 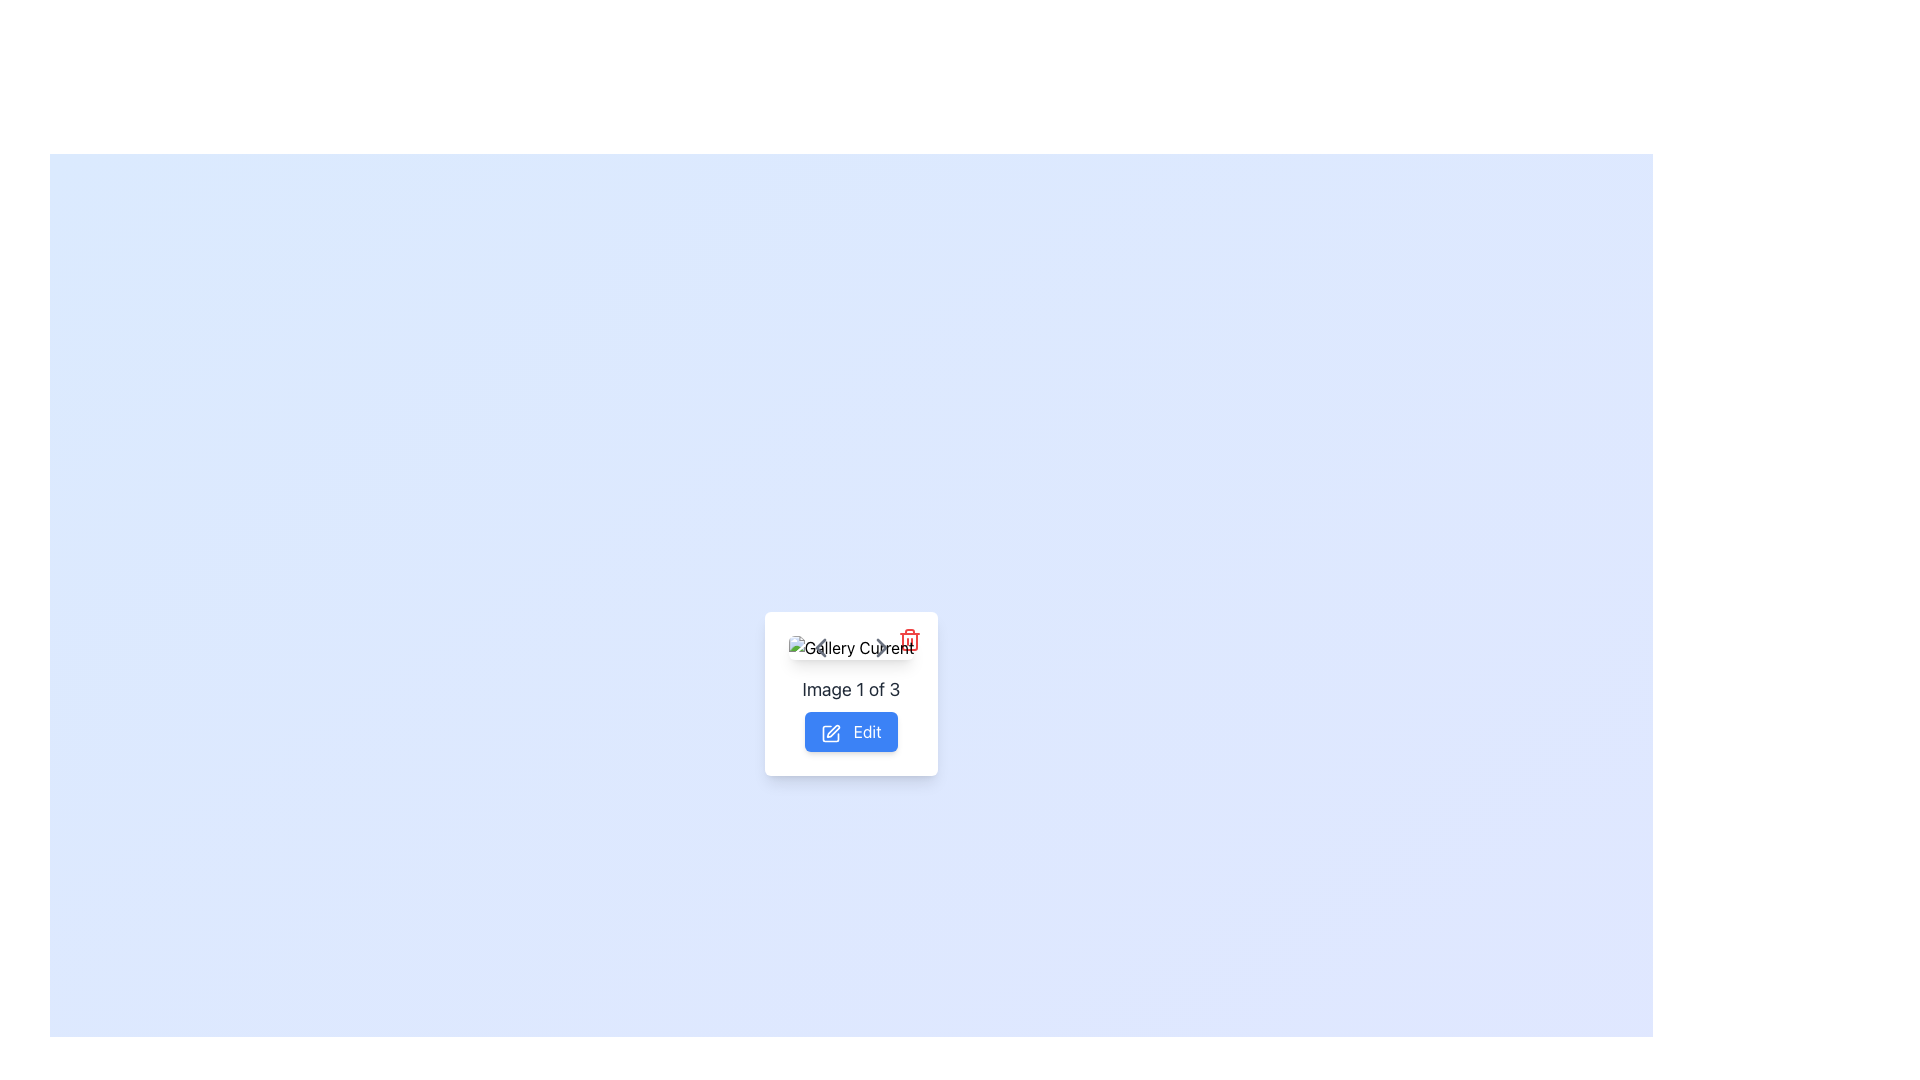 I want to click on the leftward arrow icon located within a circular button in the upper section of the modal interface for image navigation and editing options, so click(x=820, y=648).